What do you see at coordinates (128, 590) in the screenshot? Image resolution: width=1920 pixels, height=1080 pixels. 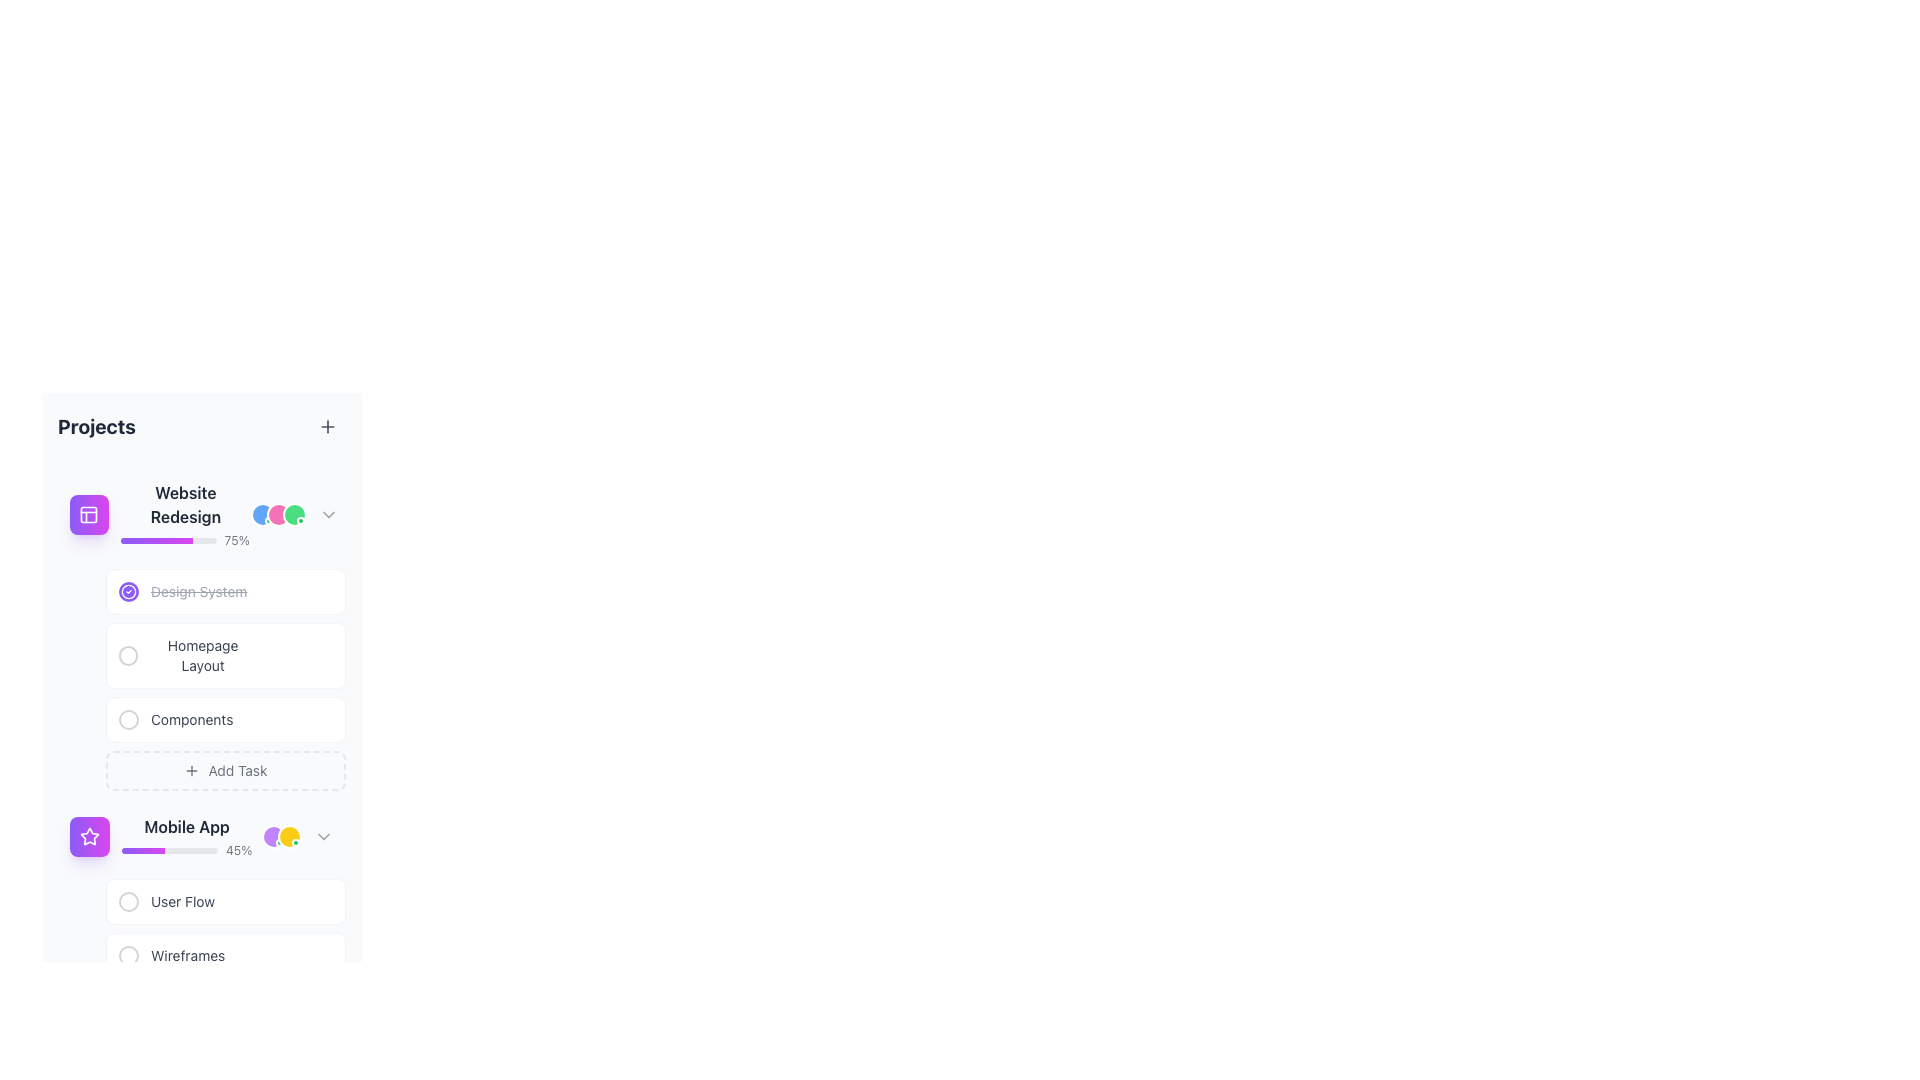 I see `the central circular SVG element styled as a circle-check icon located in the left sidebar next to task group labels` at bounding box center [128, 590].